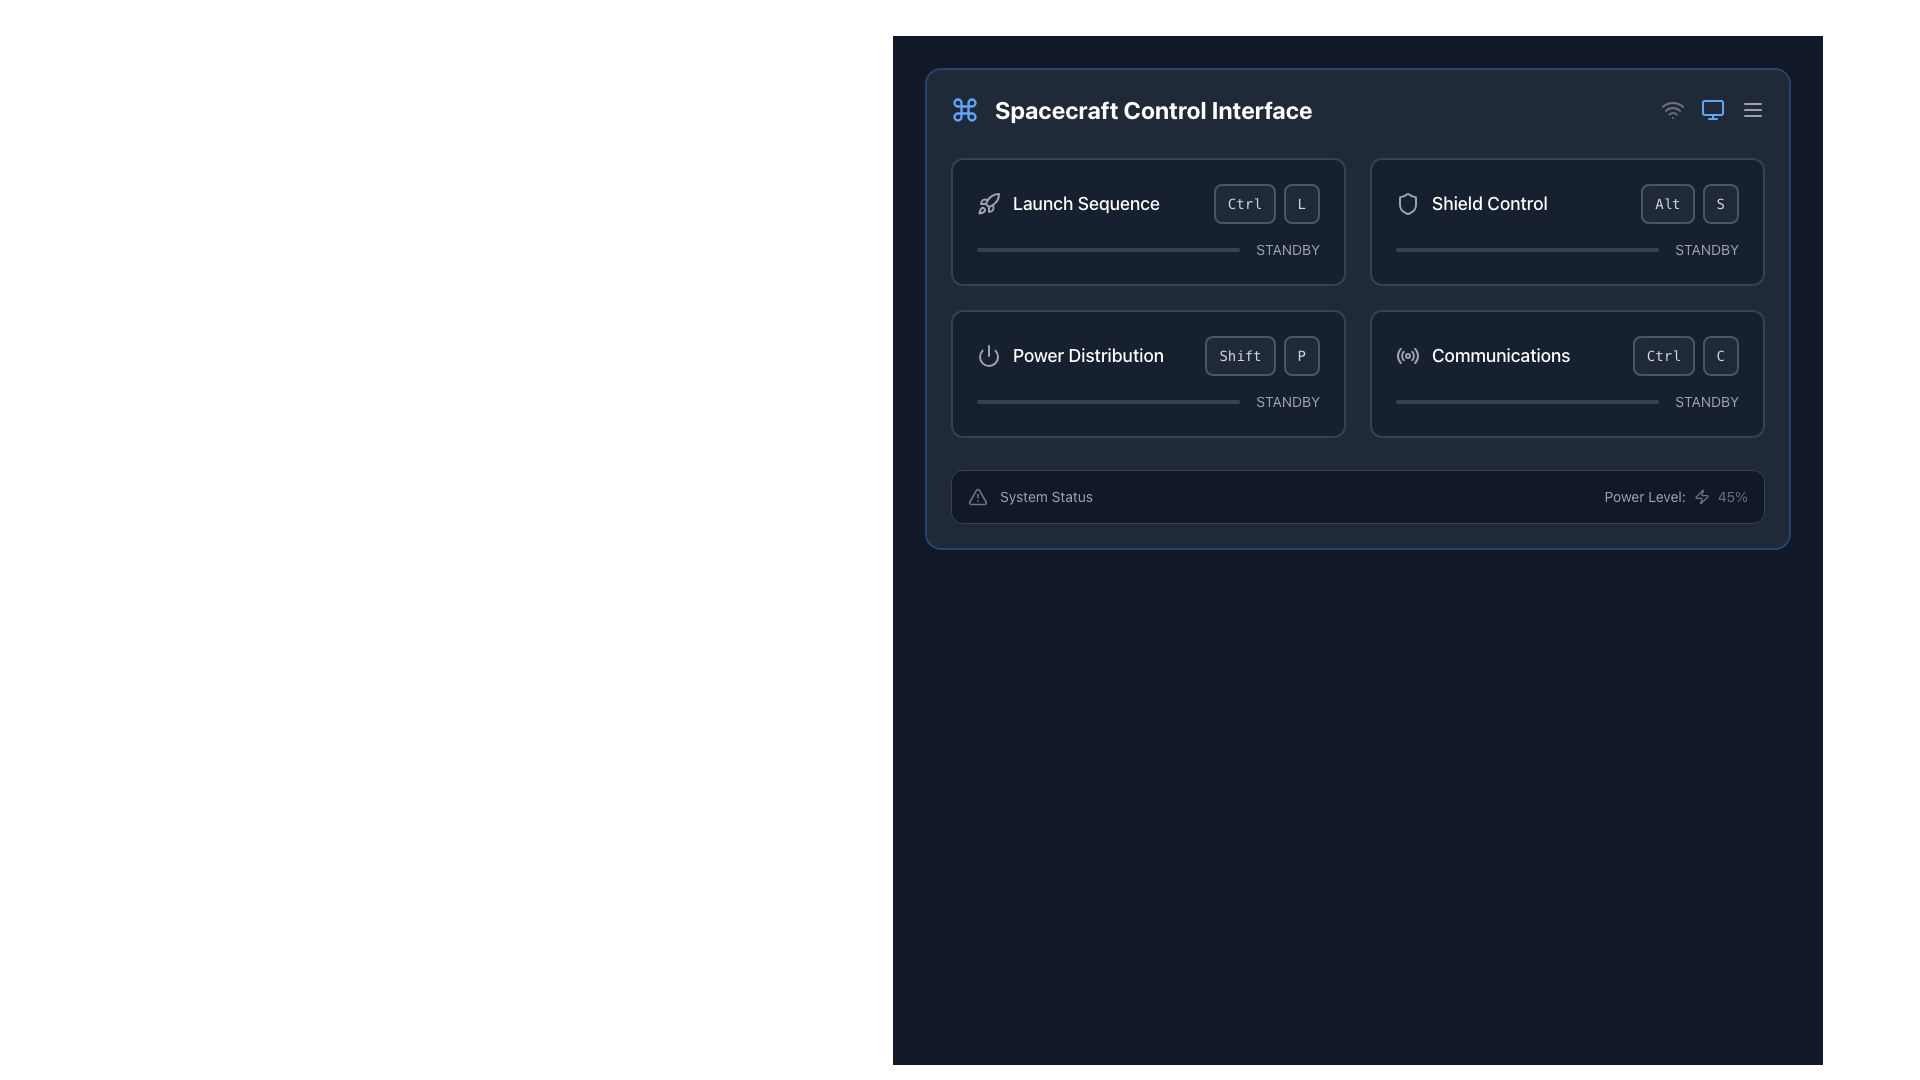  I want to click on the 'Shift' button within the 'Power Distribution' row, which includes an icon and a text label, so click(1148, 354).